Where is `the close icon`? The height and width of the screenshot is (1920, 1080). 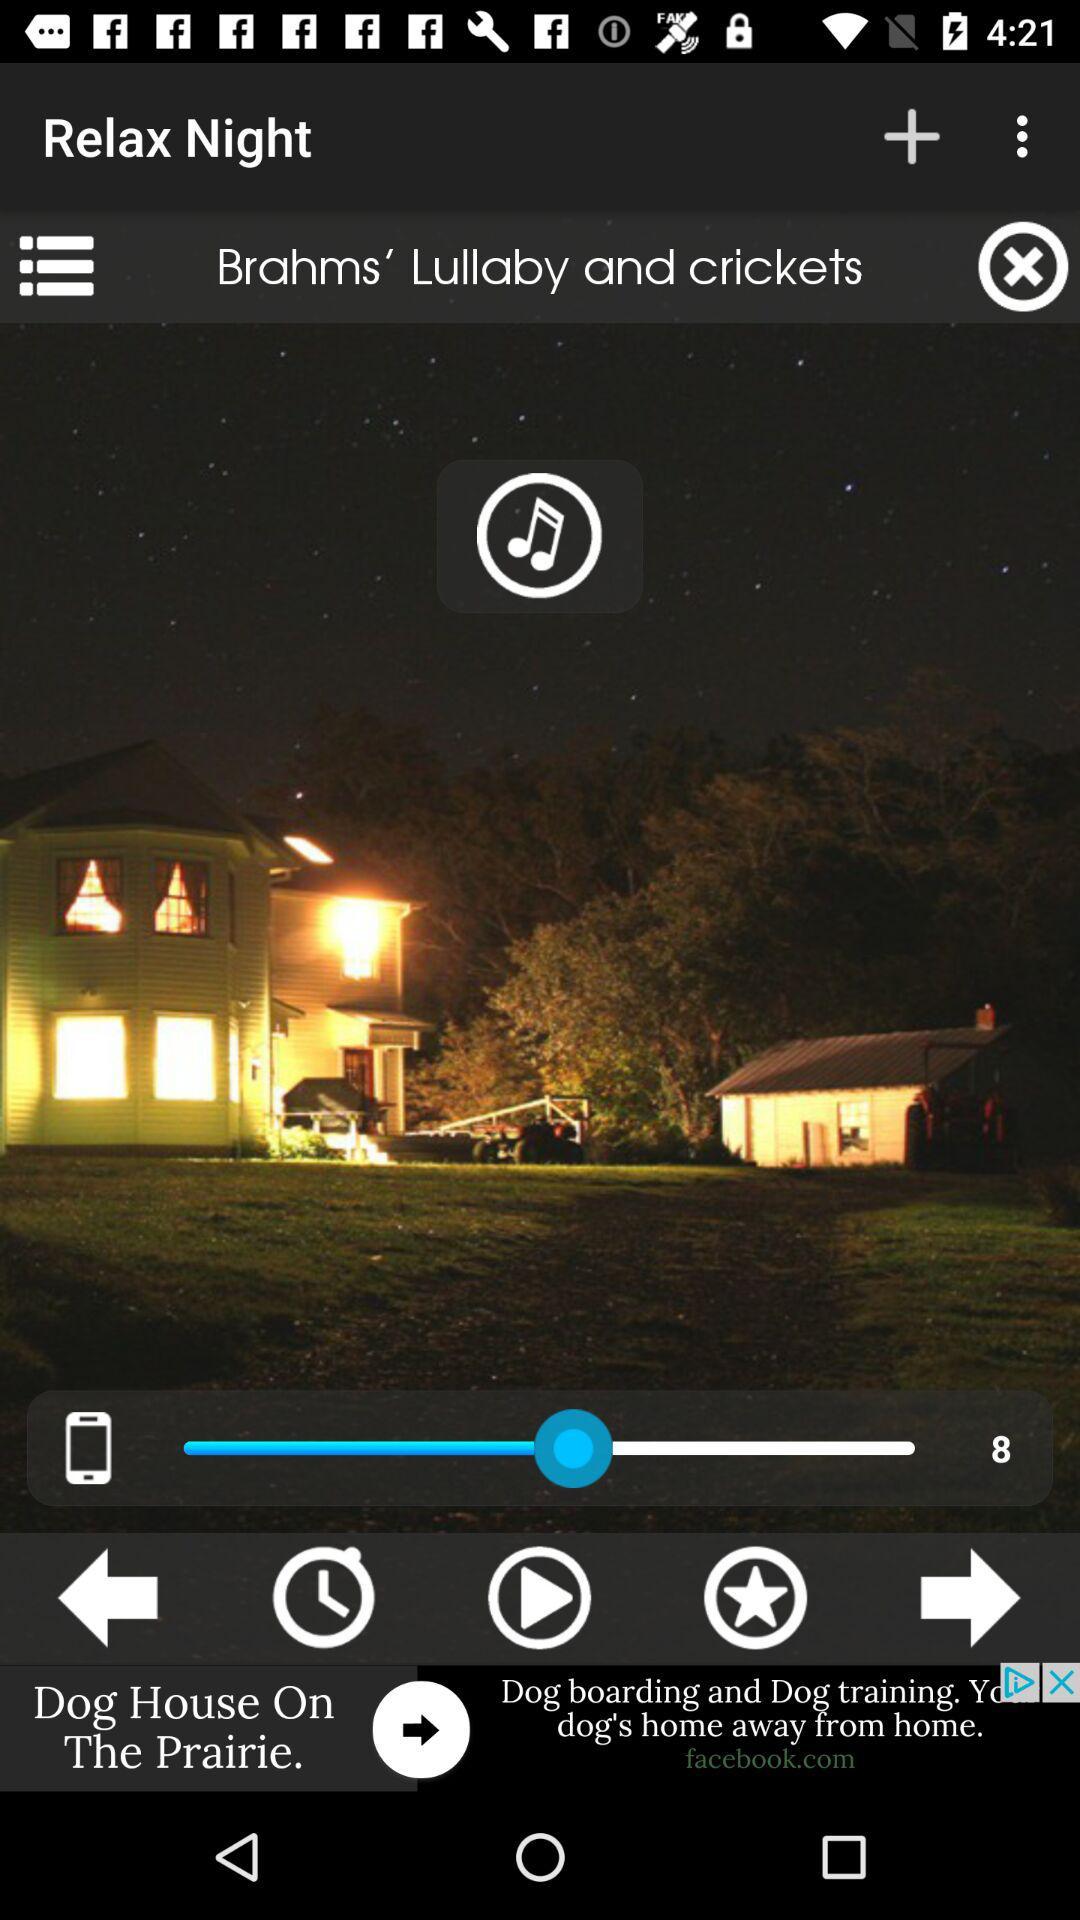
the close icon is located at coordinates (1023, 265).